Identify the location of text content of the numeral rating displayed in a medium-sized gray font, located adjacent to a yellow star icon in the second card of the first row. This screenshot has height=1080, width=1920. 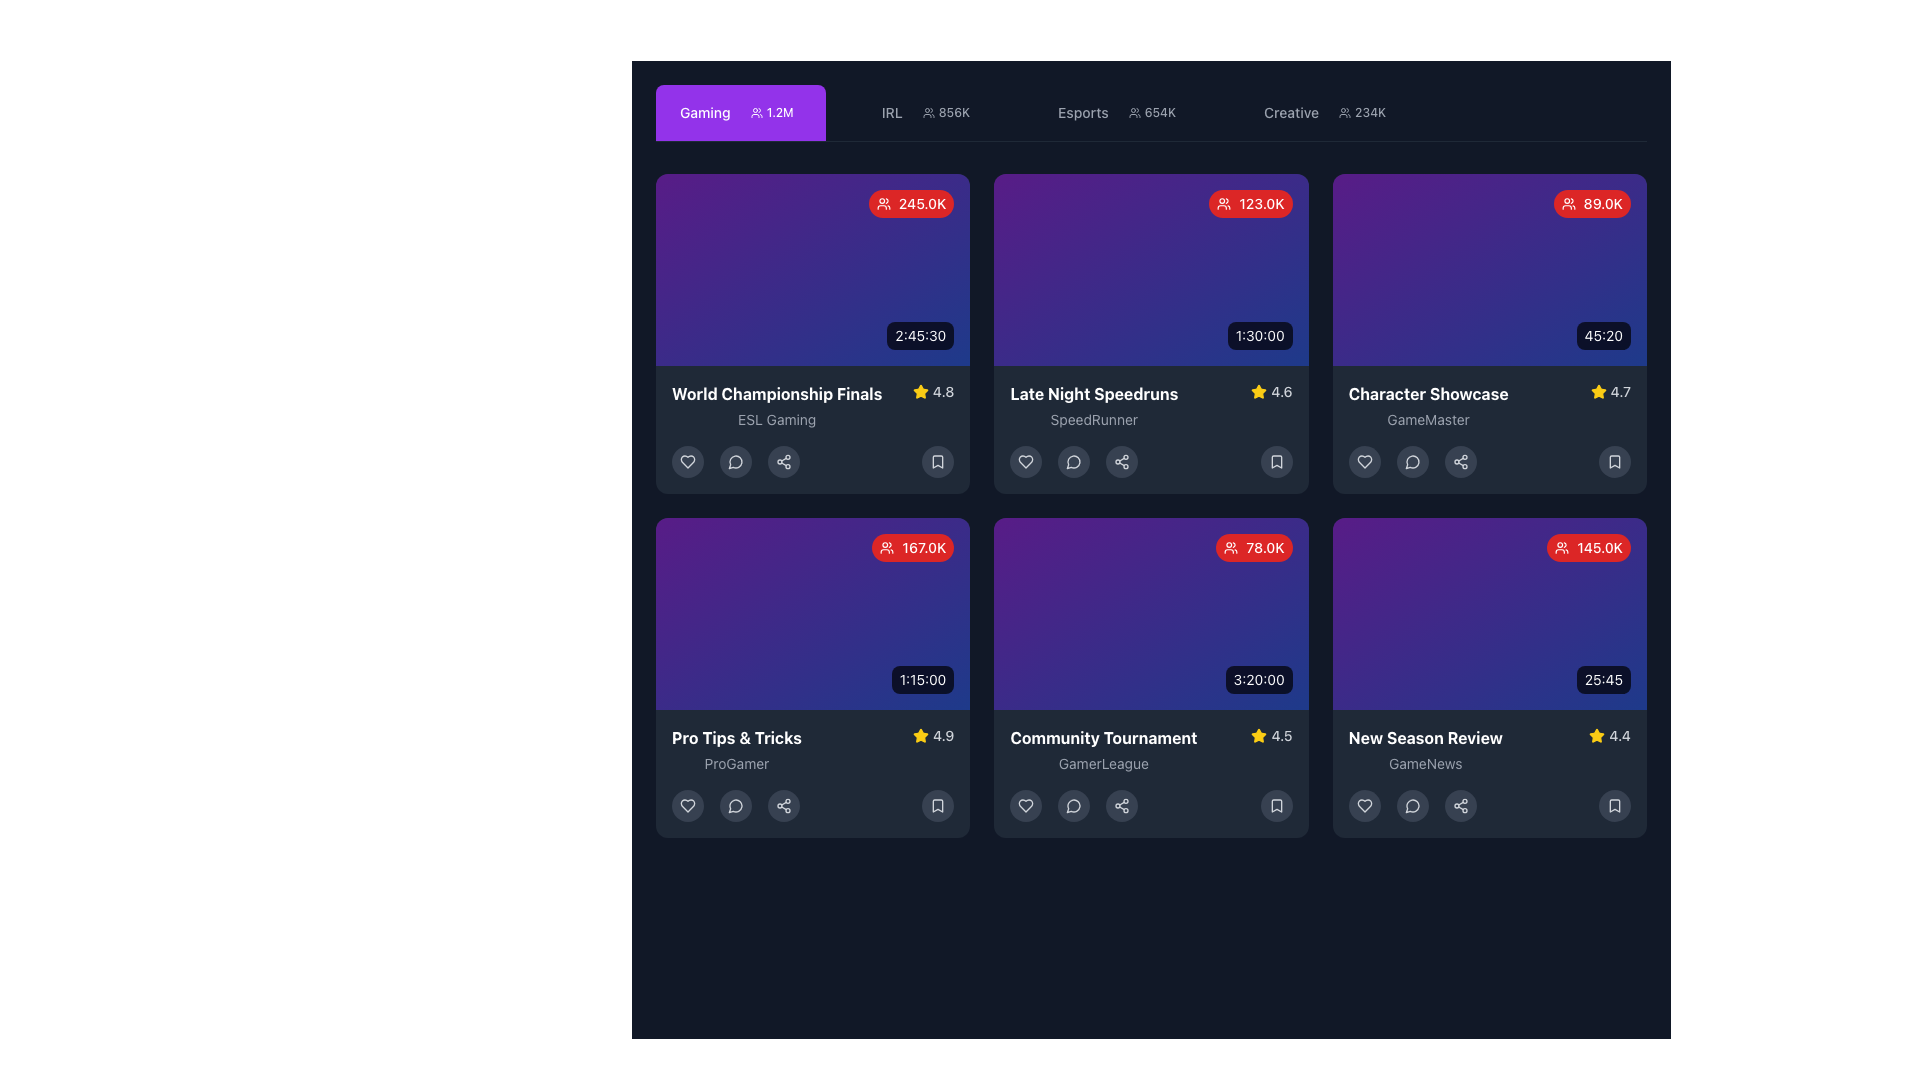
(1281, 392).